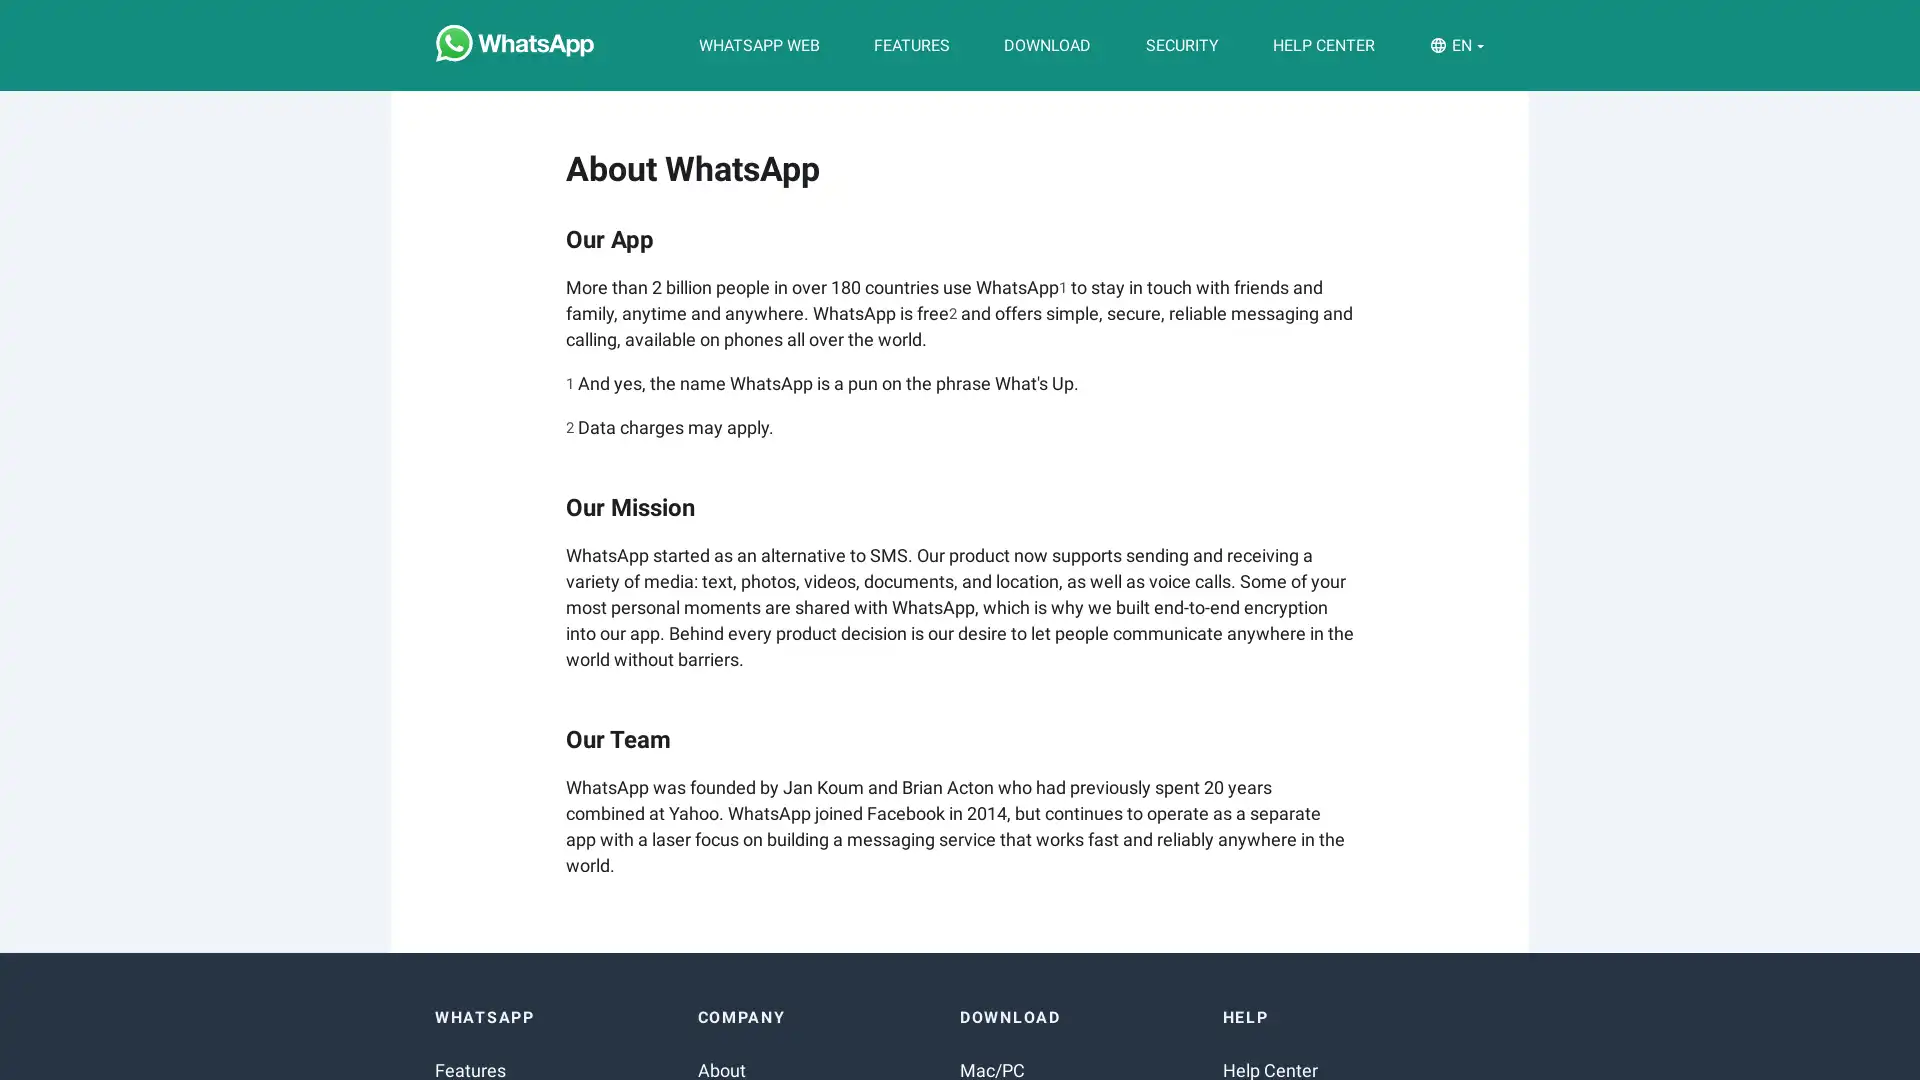 The width and height of the screenshot is (1920, 1080). What do you see at coordinates (1457, 45) in the screenshot?
I see `EN` at bounding box center [1457, 45].